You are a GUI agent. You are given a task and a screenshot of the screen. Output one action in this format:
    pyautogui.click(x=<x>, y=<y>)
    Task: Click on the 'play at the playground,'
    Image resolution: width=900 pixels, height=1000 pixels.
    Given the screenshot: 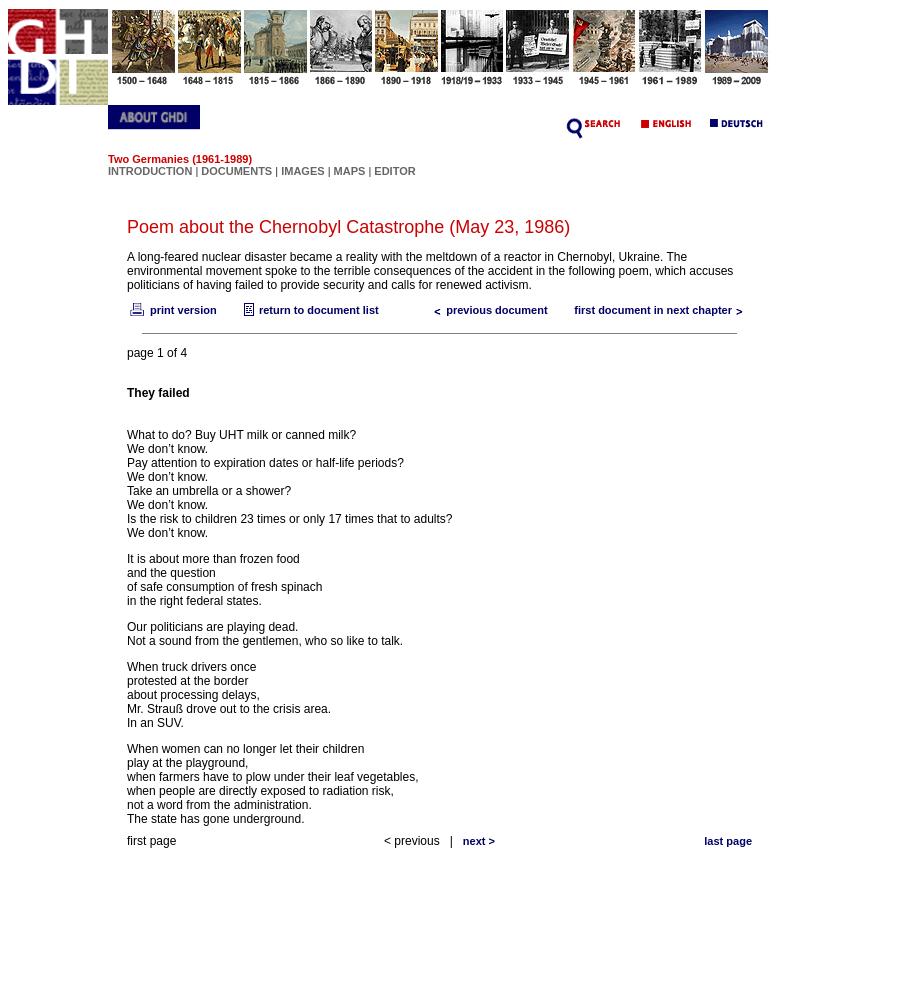 What is the action you would take?
    pyautogui.click(x=187, y=763)
    